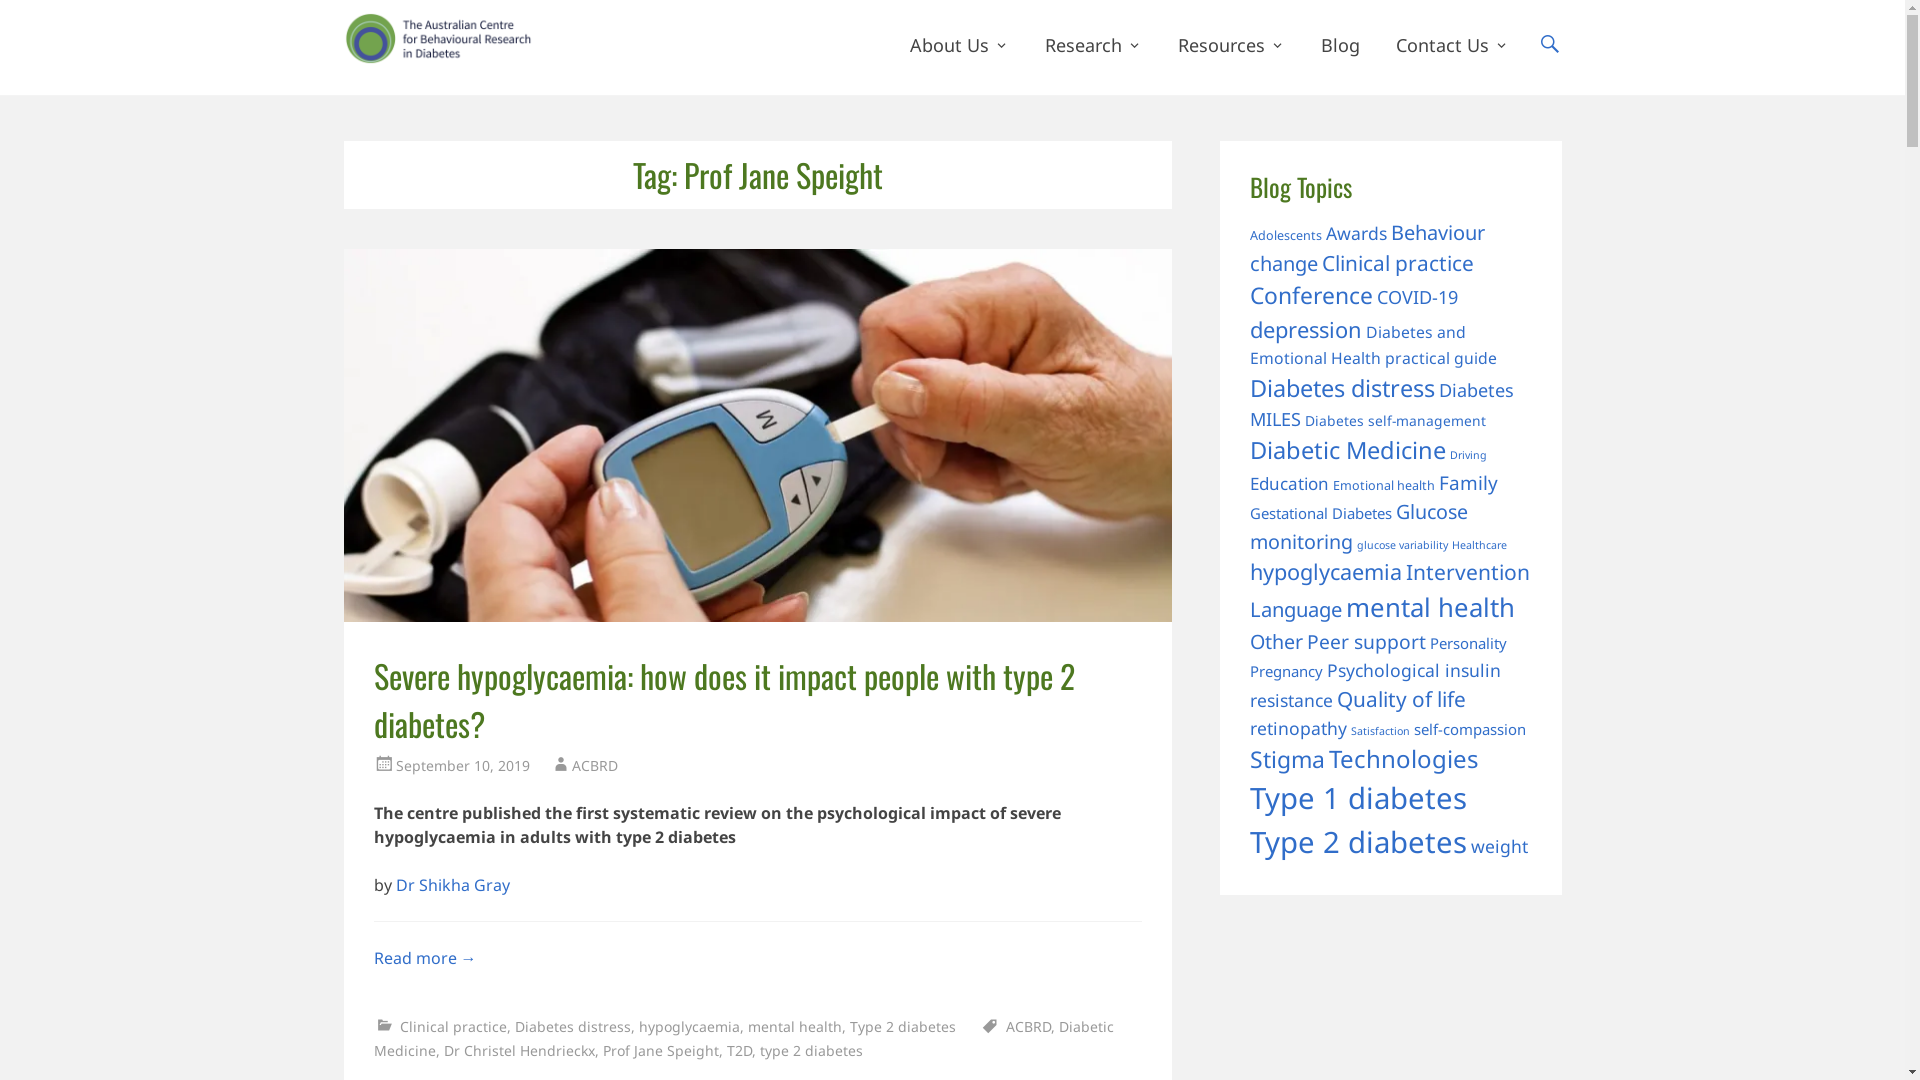 Image resolution: width=1920 pixels, height=1080 pixels. I want to click on 'About Us', so click(958, 45).